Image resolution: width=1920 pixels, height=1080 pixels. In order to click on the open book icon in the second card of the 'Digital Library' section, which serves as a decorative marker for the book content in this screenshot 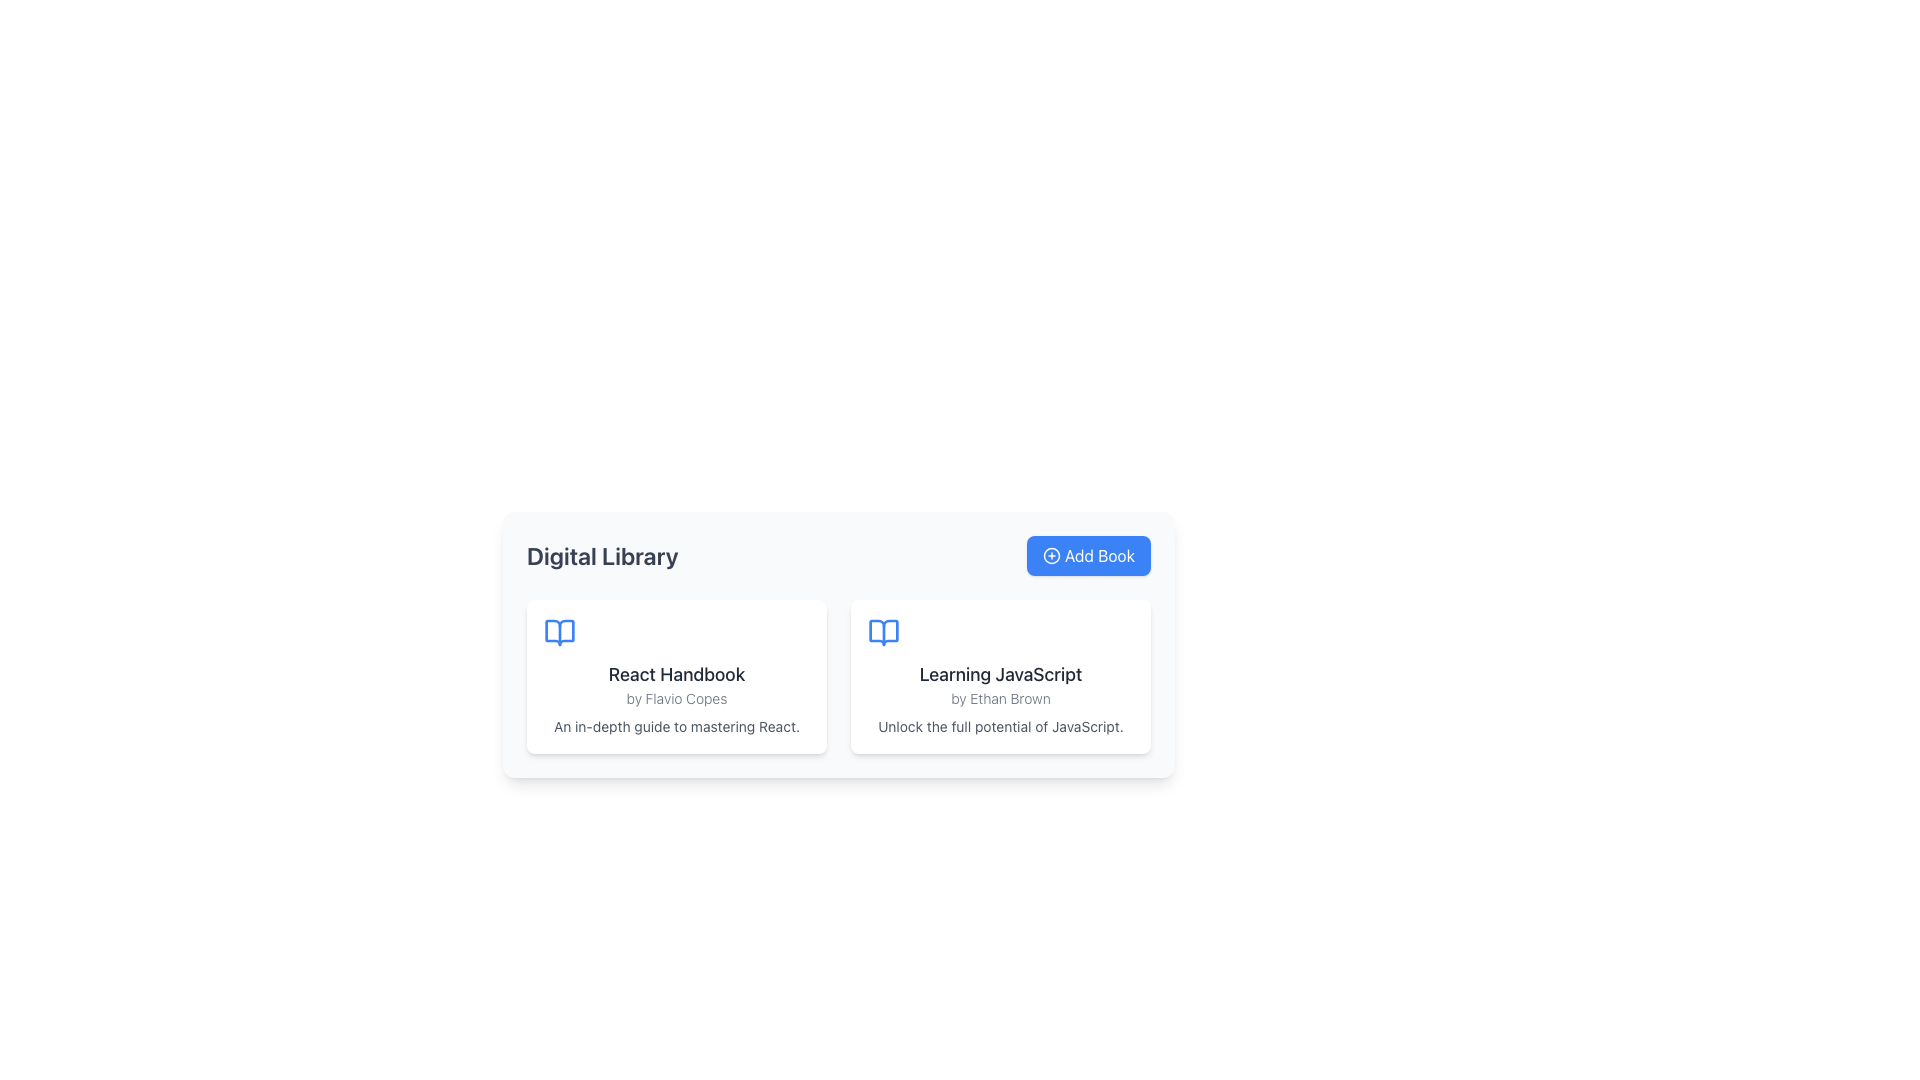, I will do `click(882, 632)`.